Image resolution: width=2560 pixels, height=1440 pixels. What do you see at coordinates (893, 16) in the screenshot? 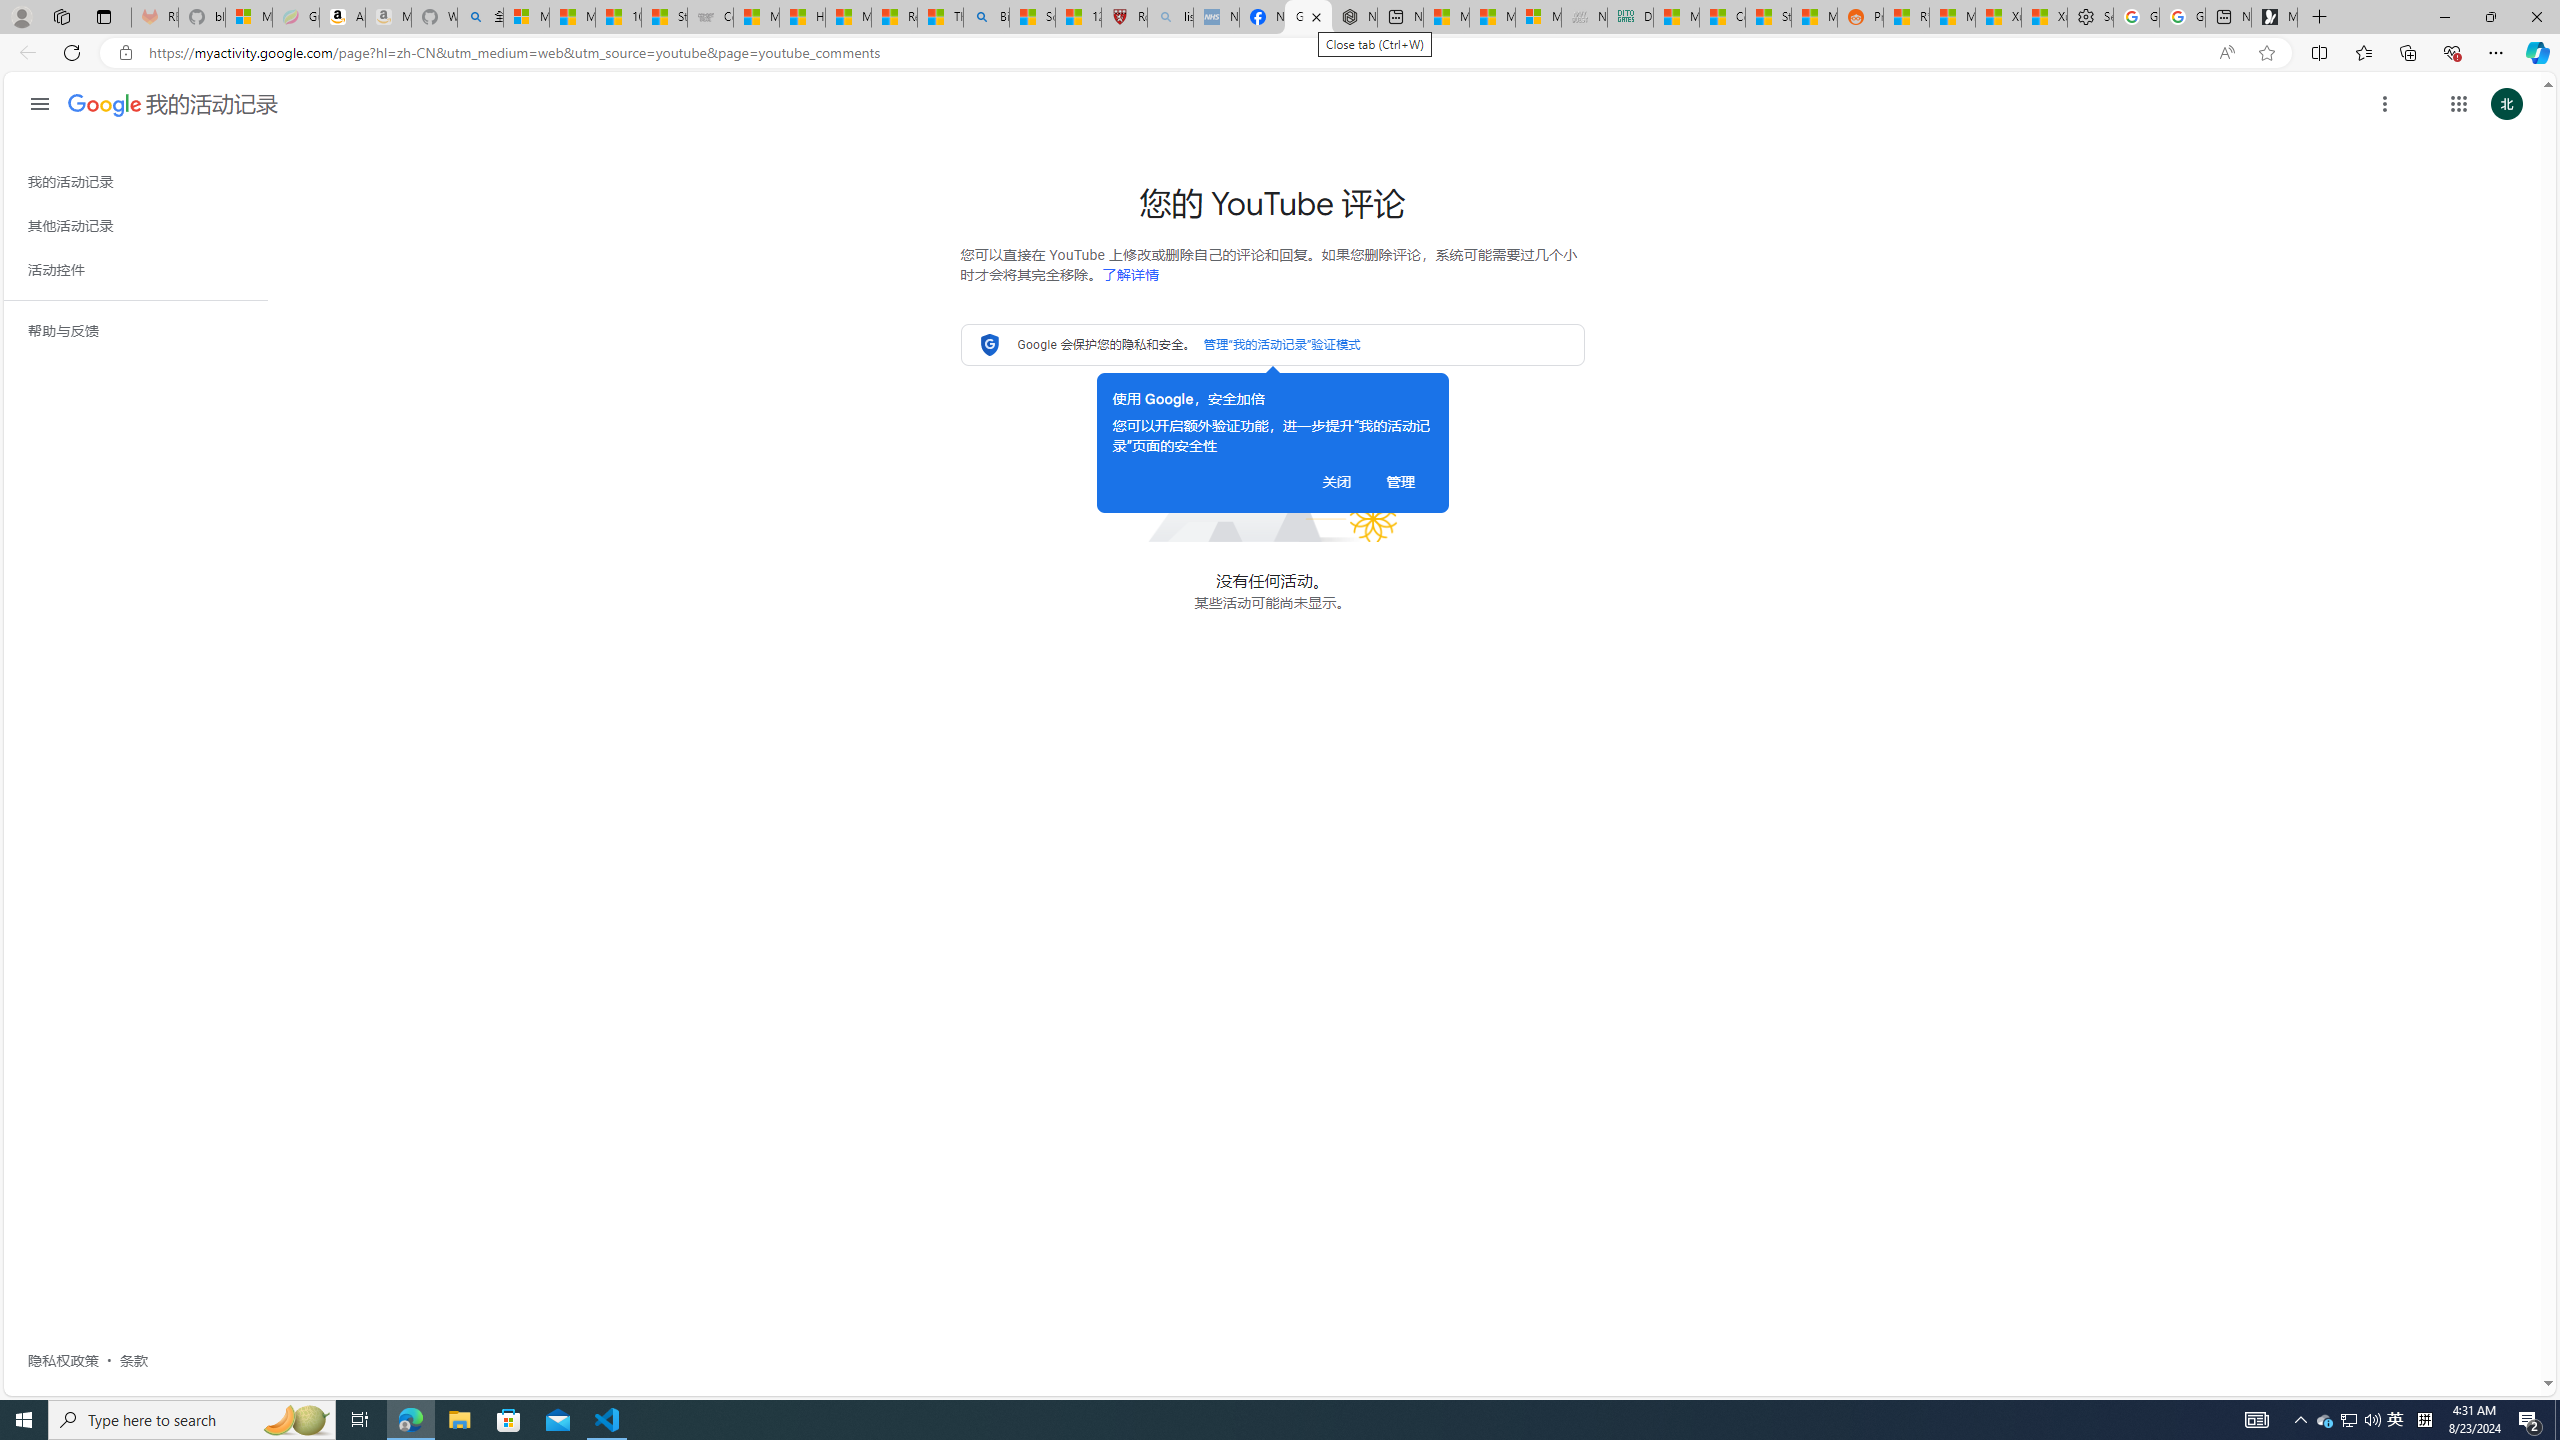
I see `'Recipes - MSN'` at bounding box center [893, 16].